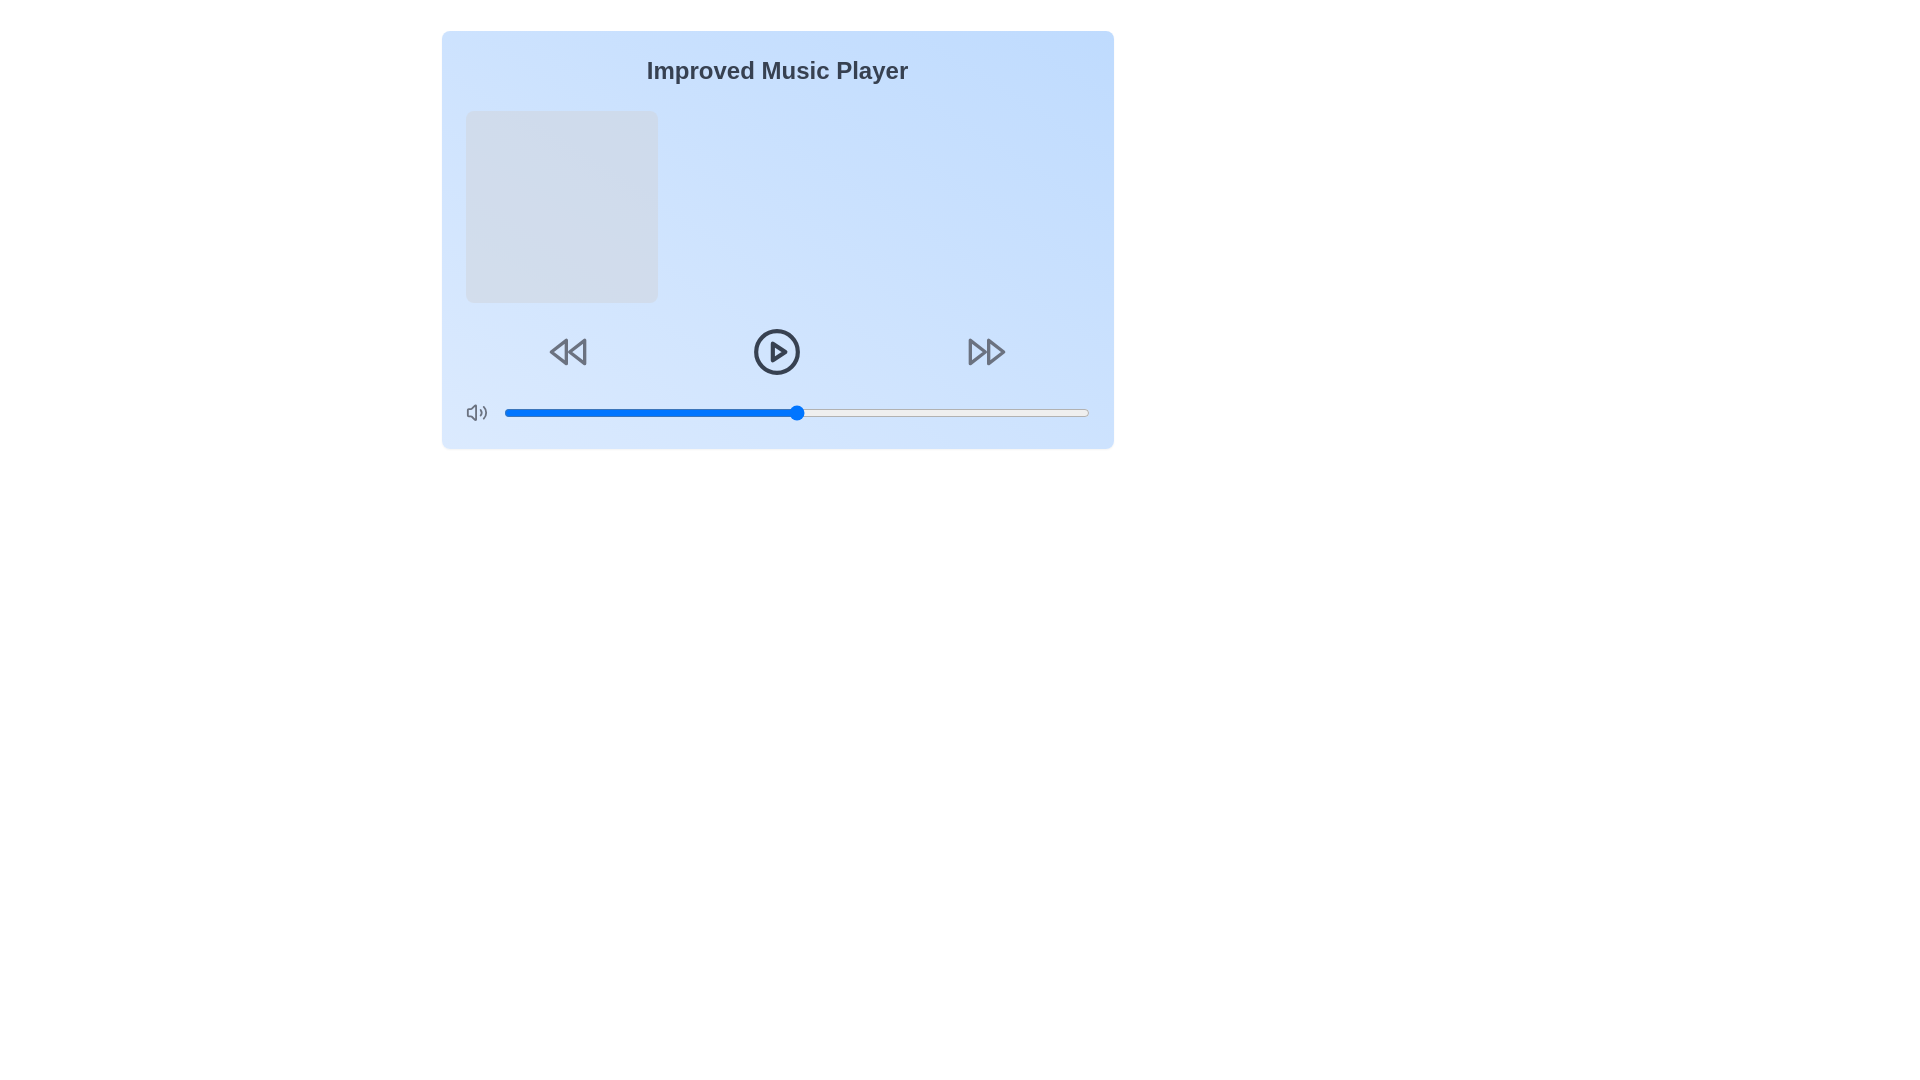 This screenshot has height=1080, width=1920. Describe the element at coordinates (987, 350) in the screenshot. I see `the double-arrow icon button, which is styled in grey and changes to black when hovered over, located at the far right of the control icons in the music player interface` at that location.